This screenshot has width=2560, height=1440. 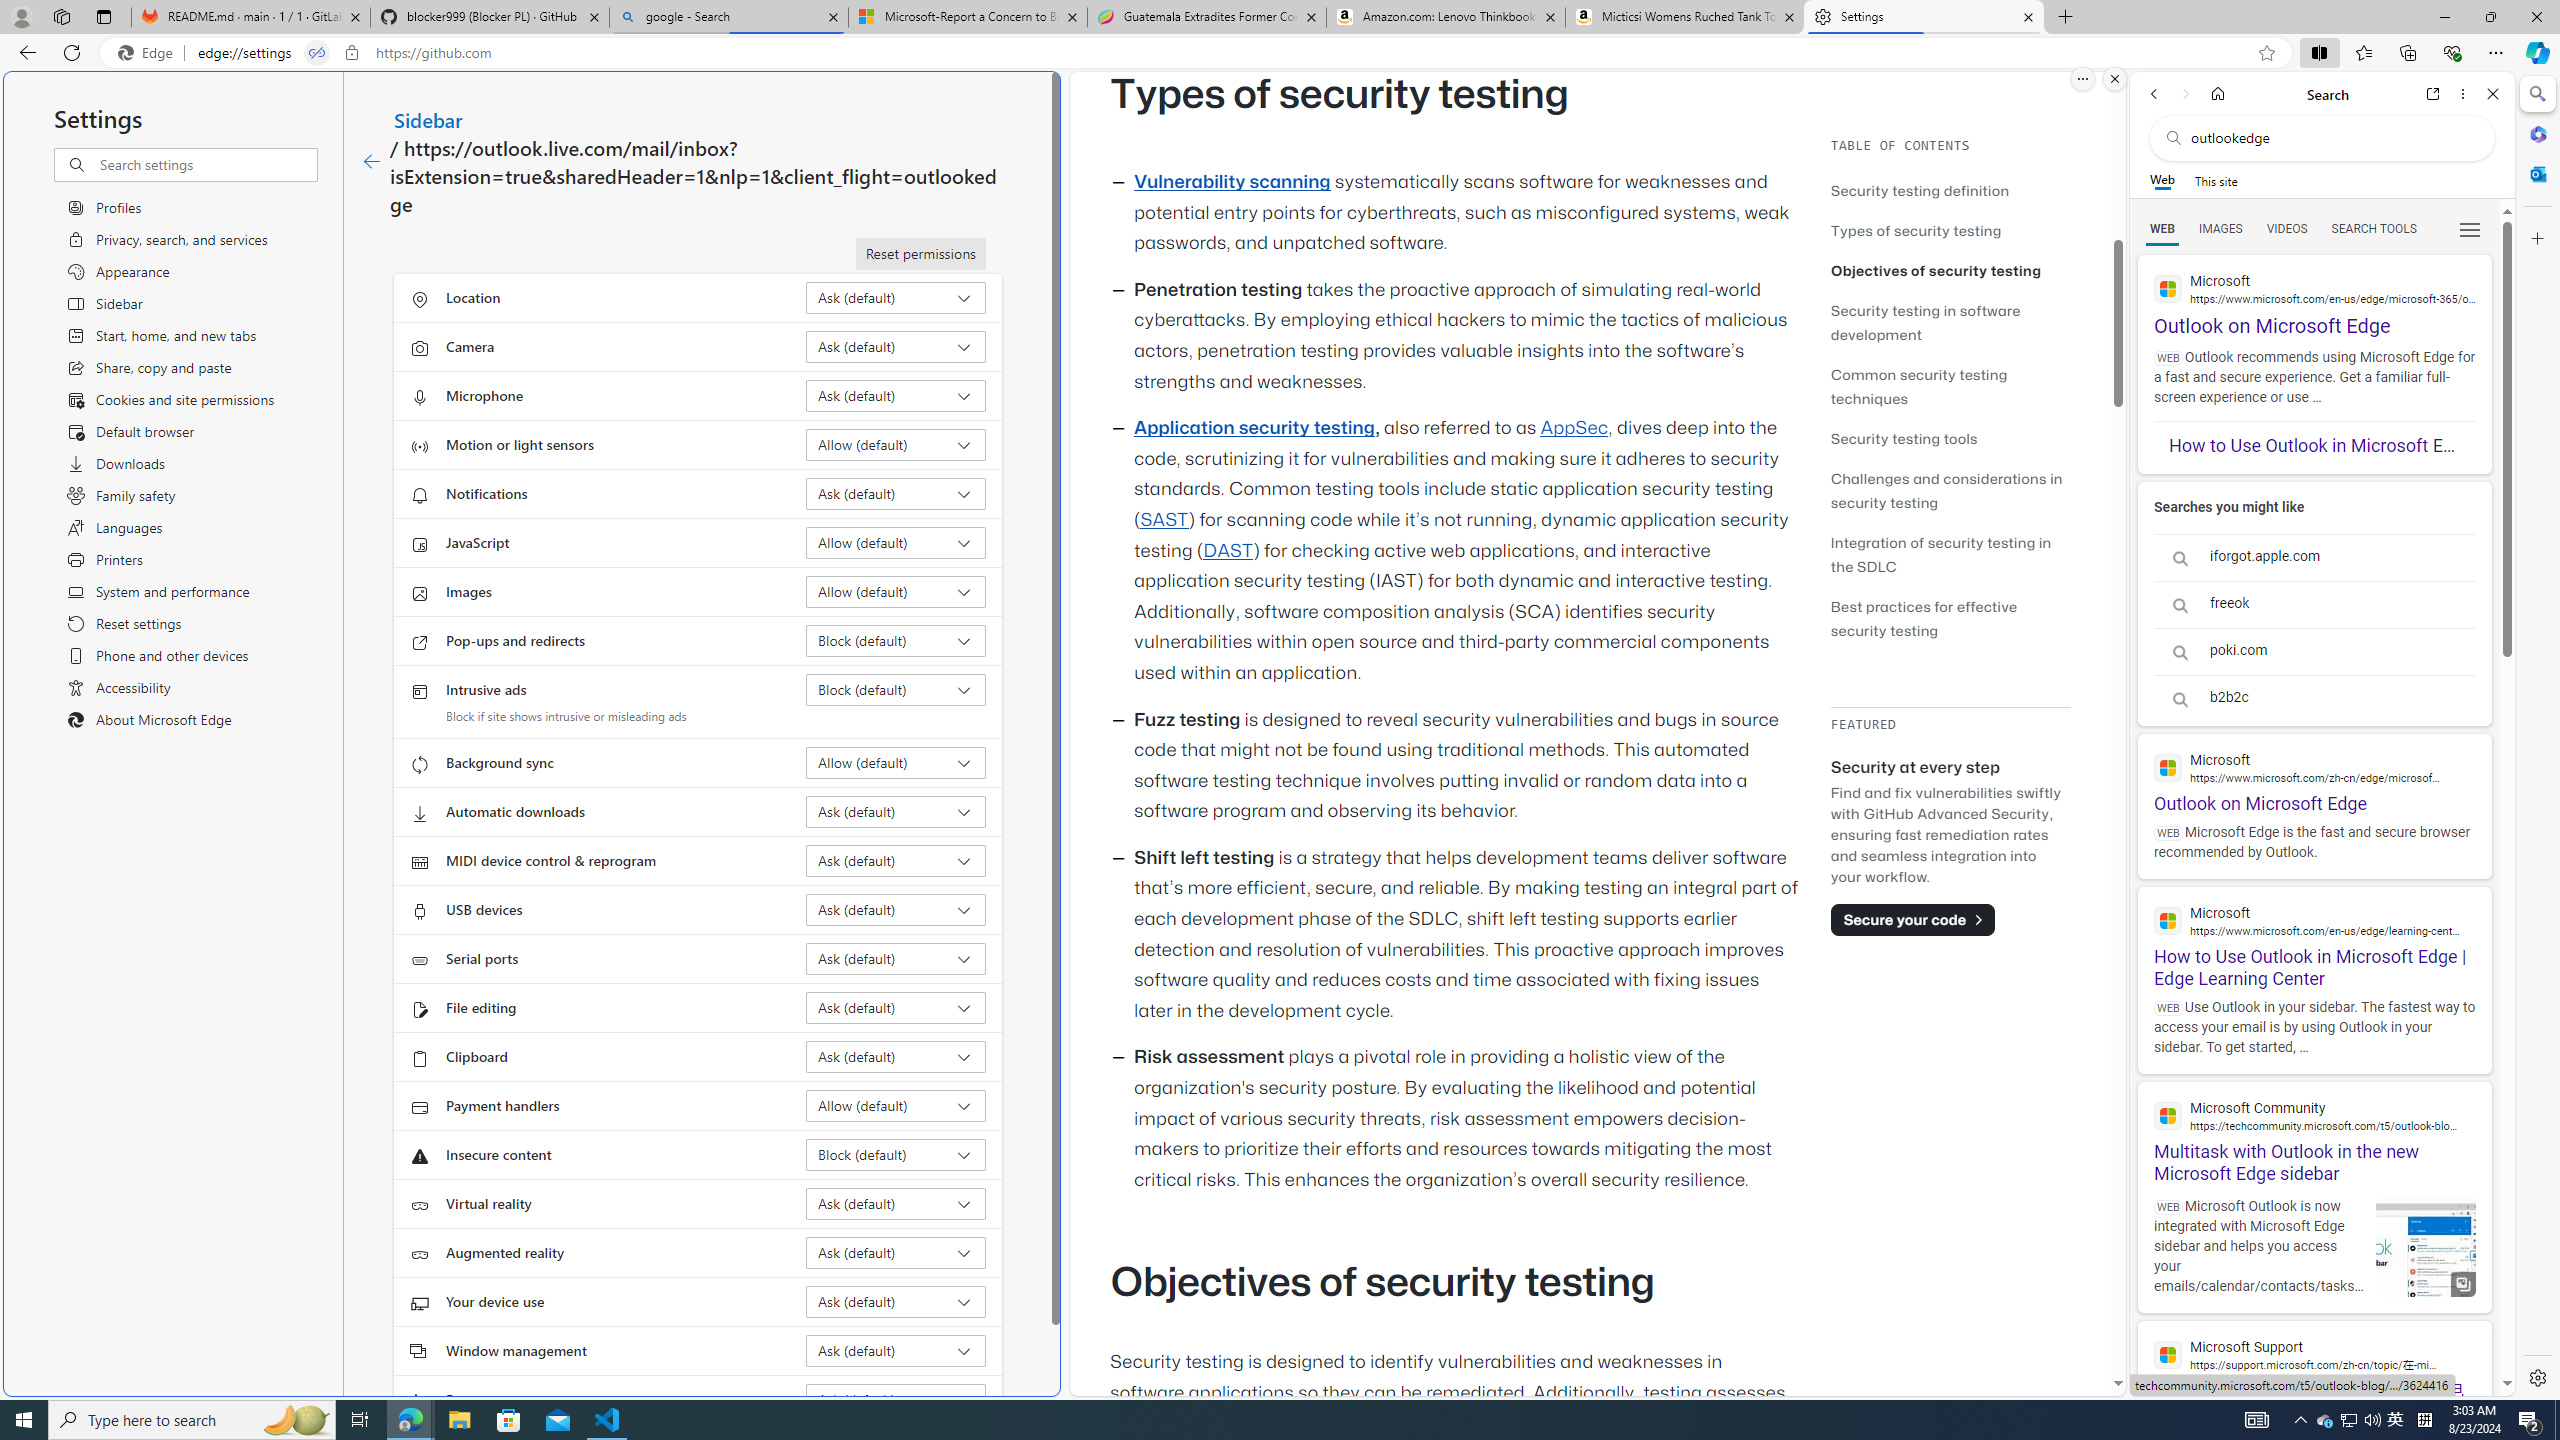 I want to click on 'Your device use Ask (default)', so click(x=896, y=1301).